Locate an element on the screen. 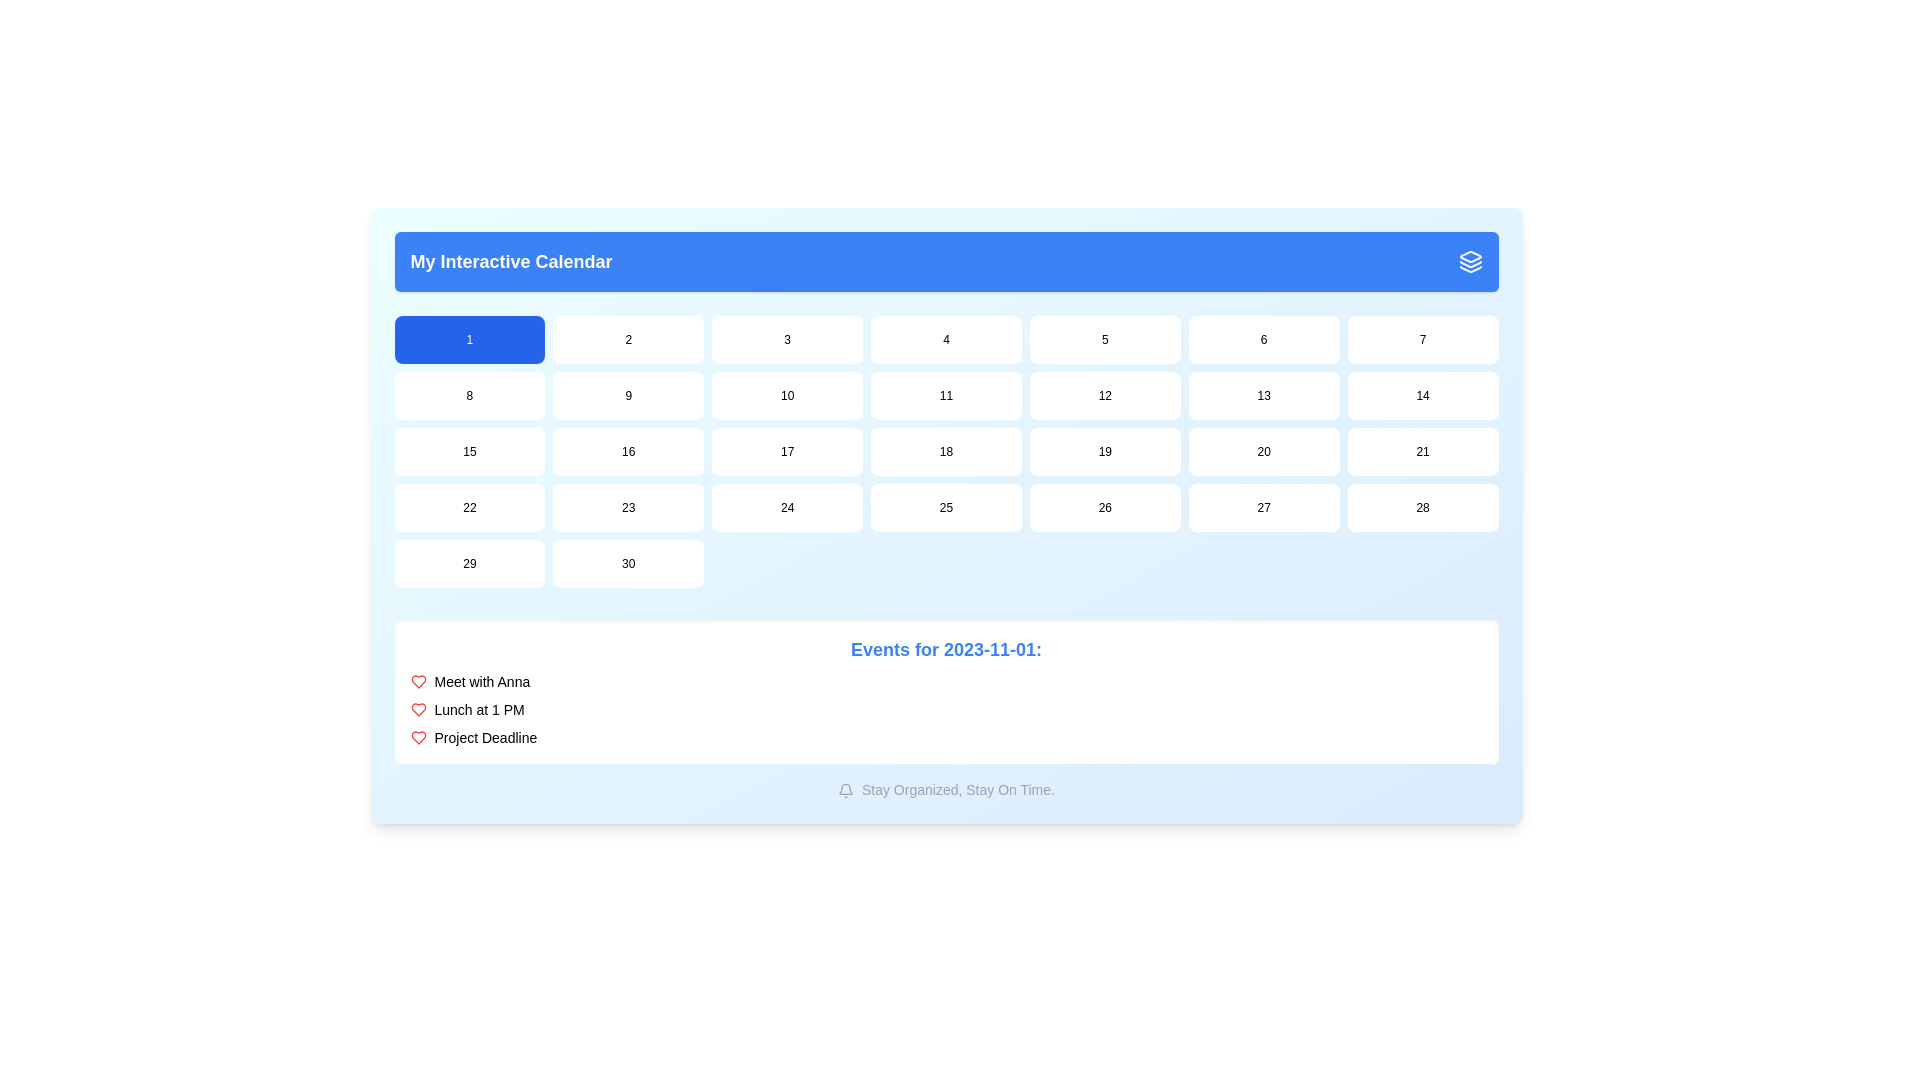 The height and width of the screenshot is (1080, 1920). the calendar date button representing the 24th is located at coordinates (786, 507).